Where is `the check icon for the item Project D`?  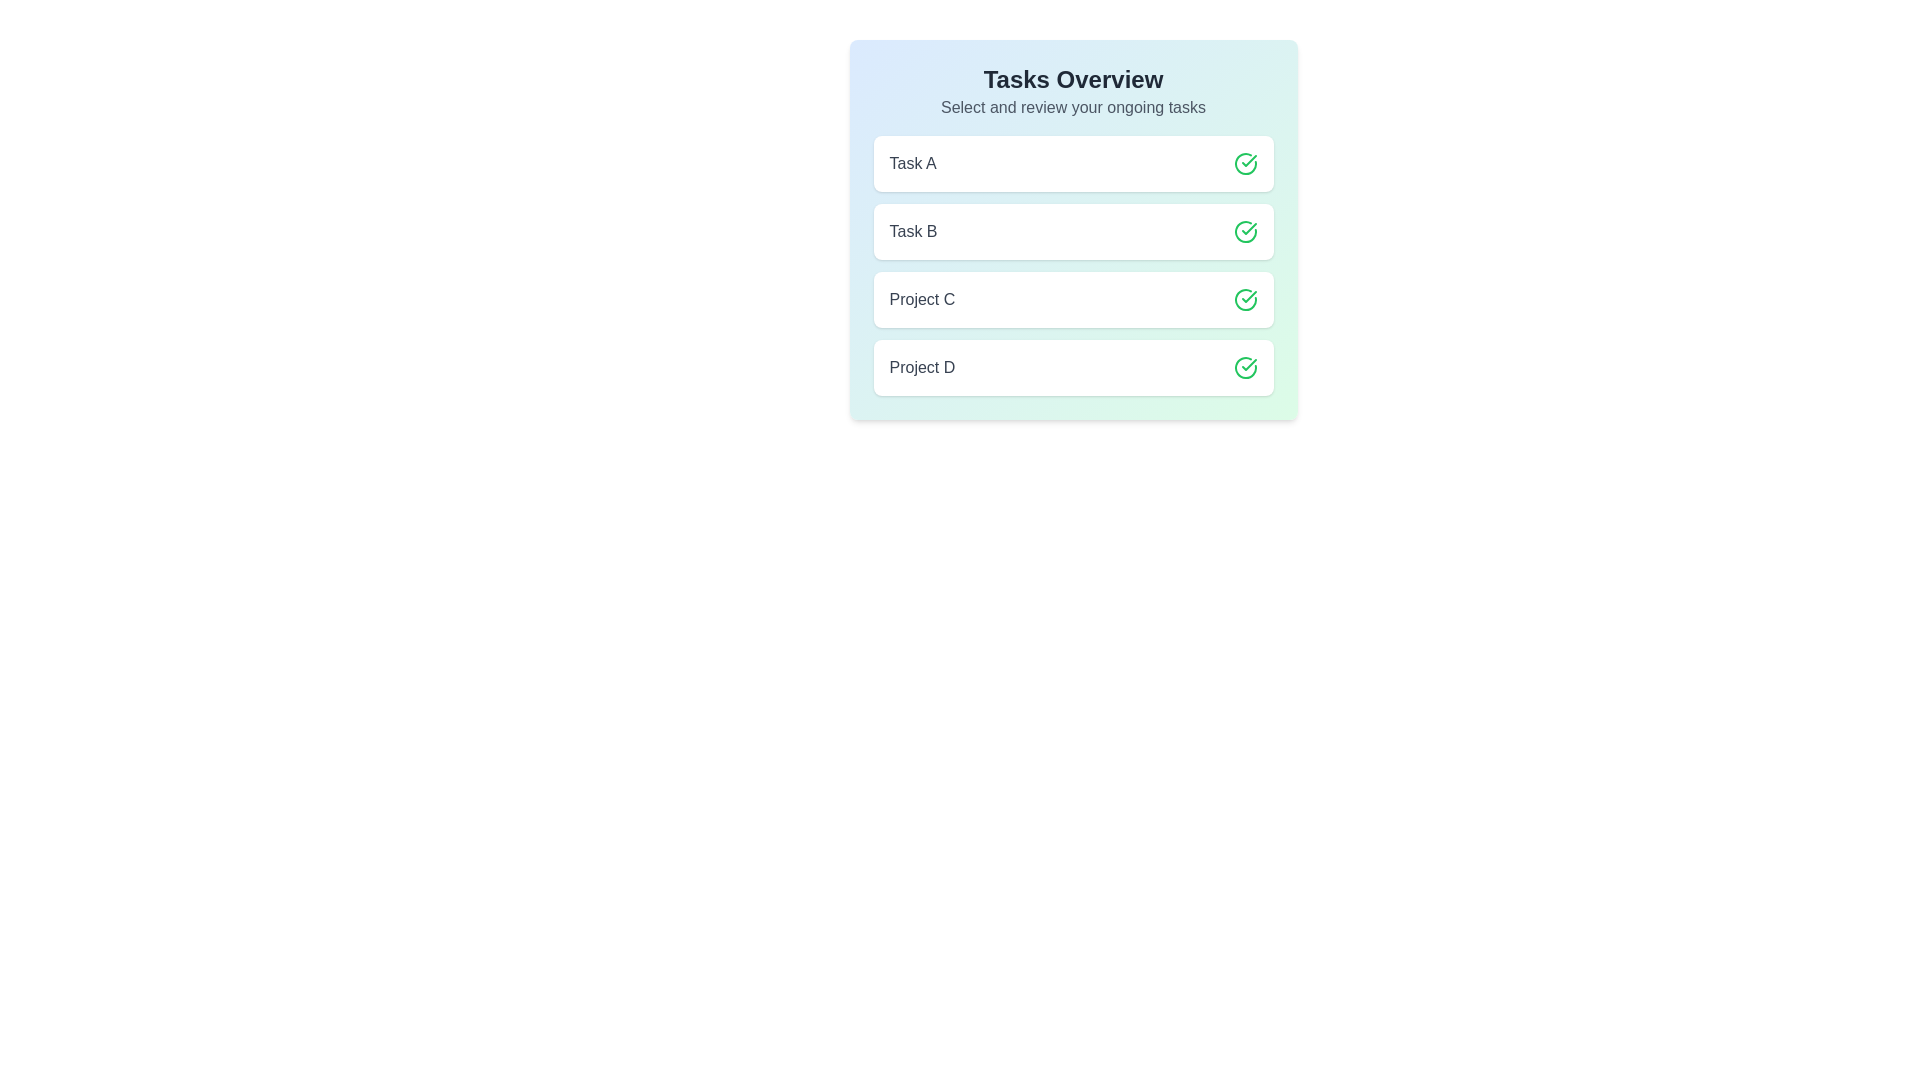
the check icon for the item Project D is located at coordinates (1244, 367).